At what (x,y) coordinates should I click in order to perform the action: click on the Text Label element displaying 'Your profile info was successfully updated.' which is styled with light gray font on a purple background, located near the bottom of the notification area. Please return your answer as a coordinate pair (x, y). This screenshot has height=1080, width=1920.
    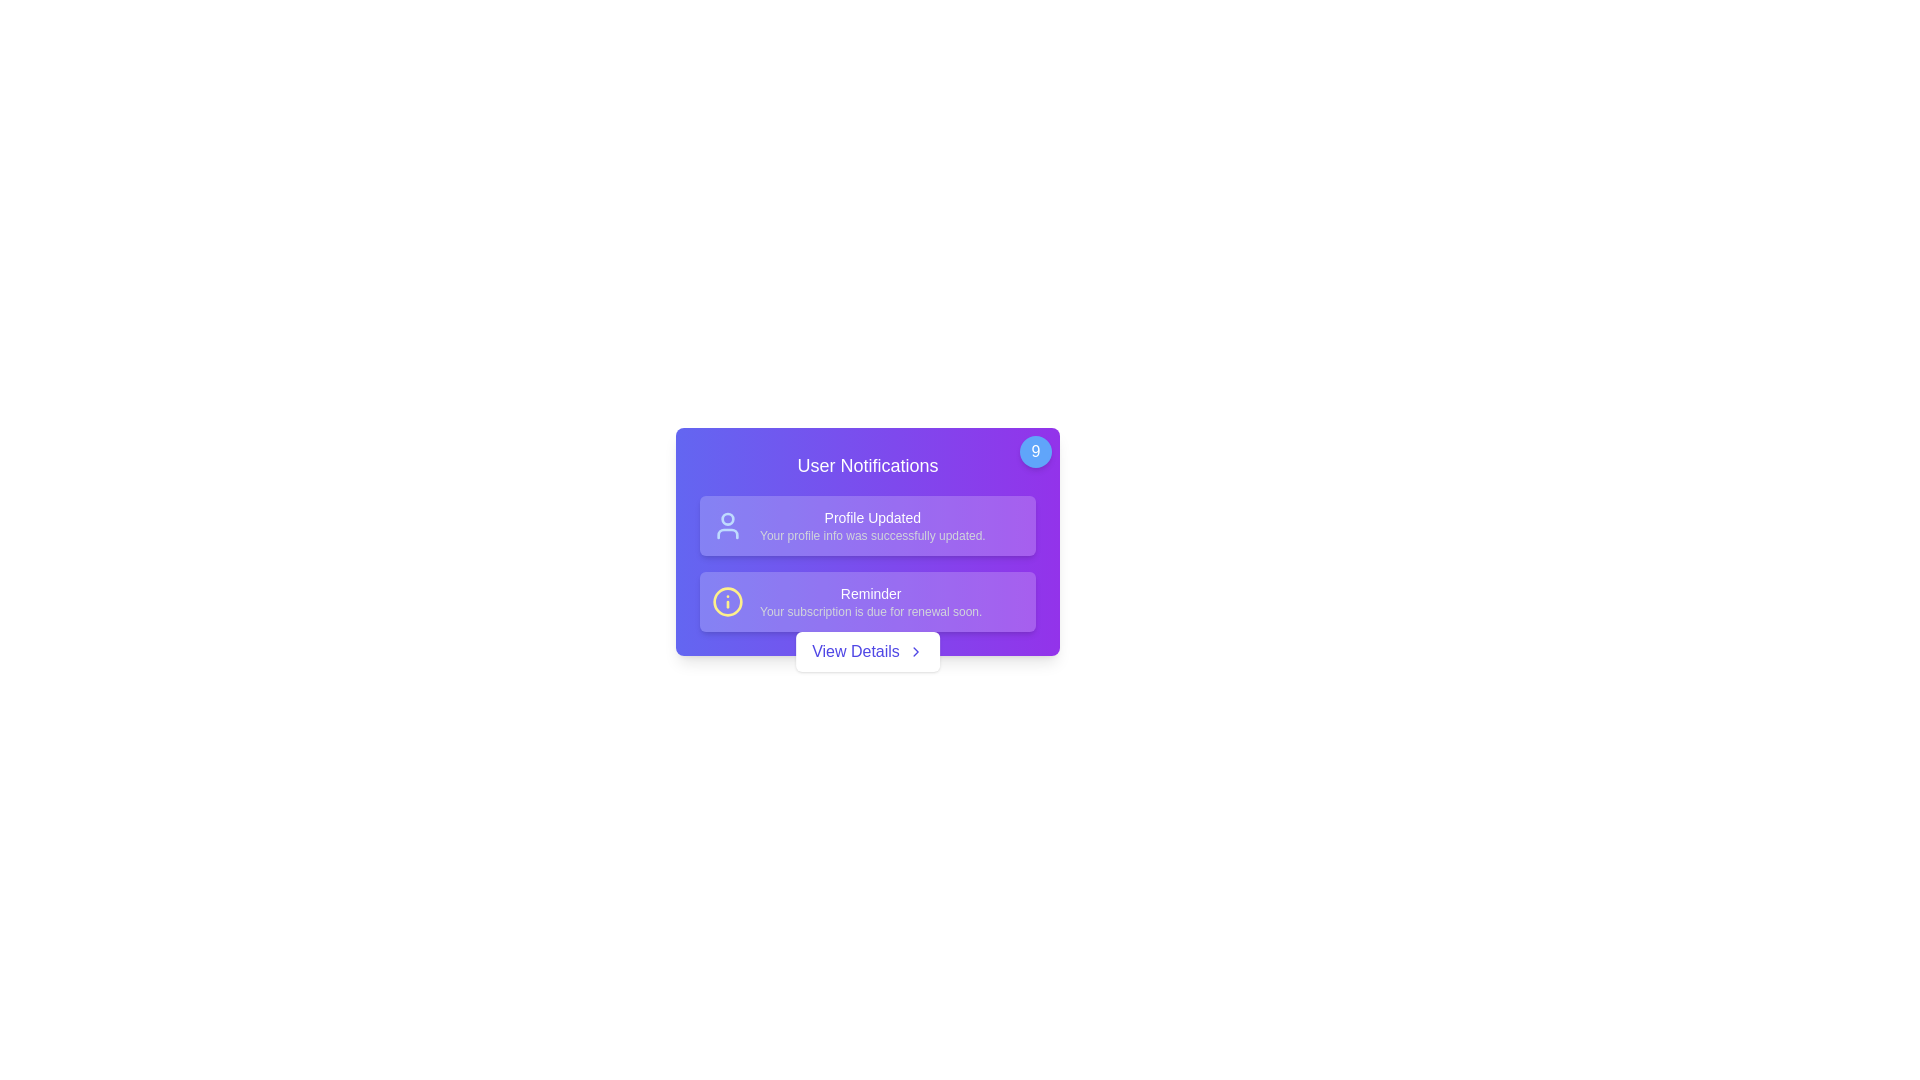
    Looking at the image, I should click on (872, 535).